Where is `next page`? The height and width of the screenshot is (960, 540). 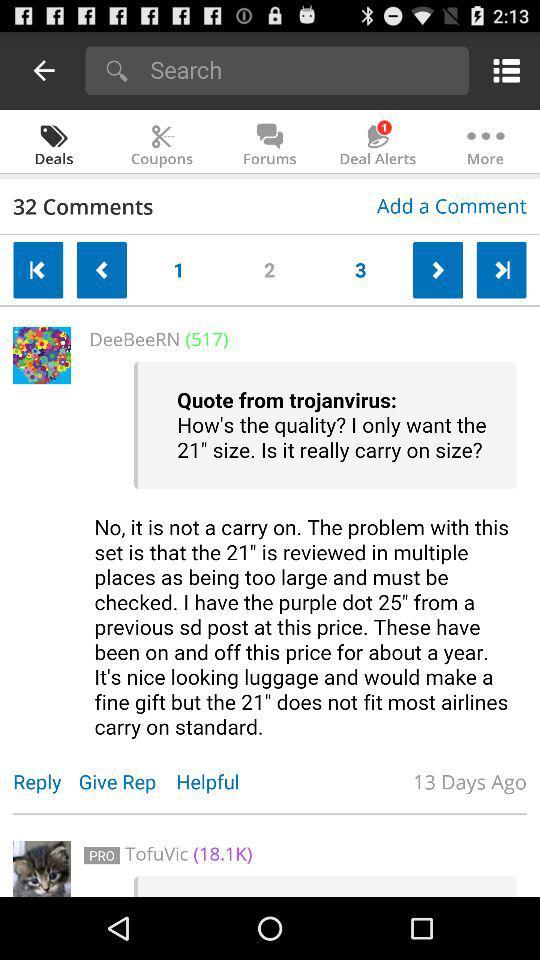
next page is located at coordinates (500, 269).